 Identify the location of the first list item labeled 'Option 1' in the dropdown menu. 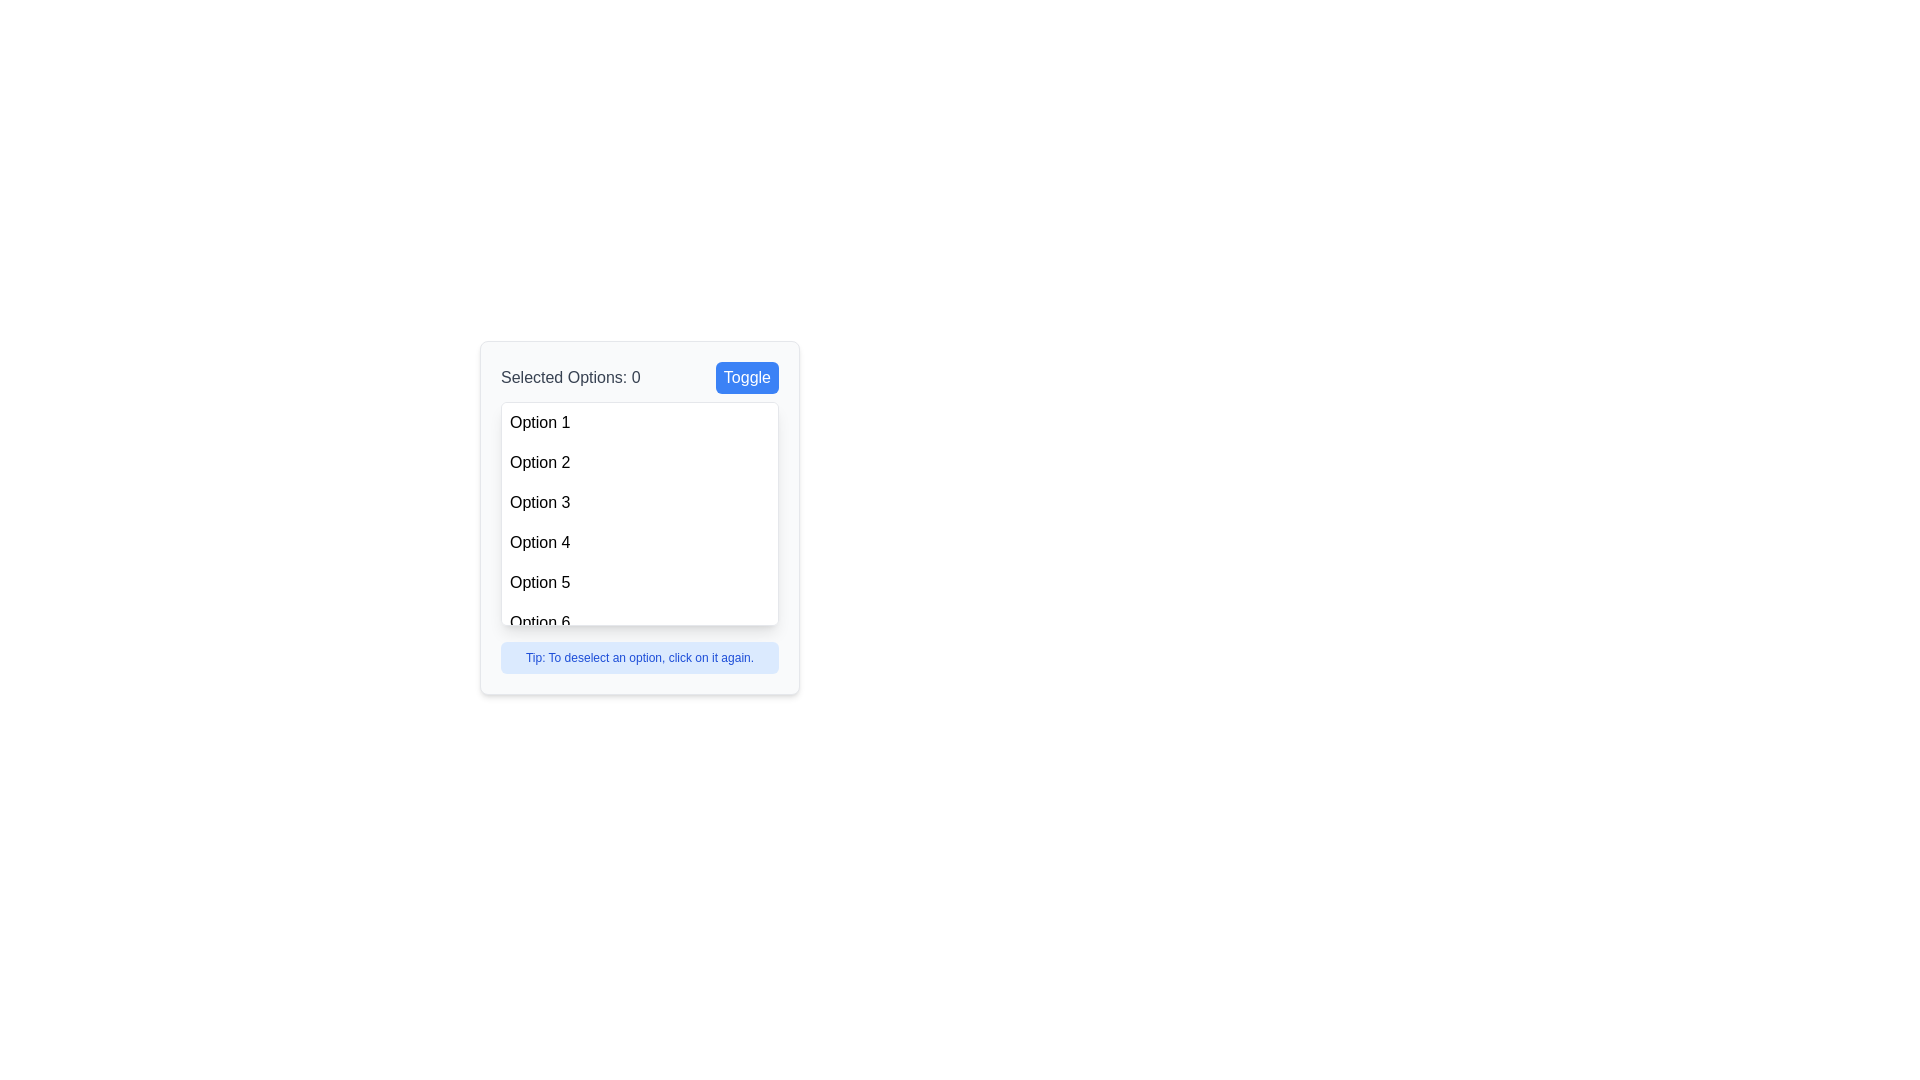
(638, 422).